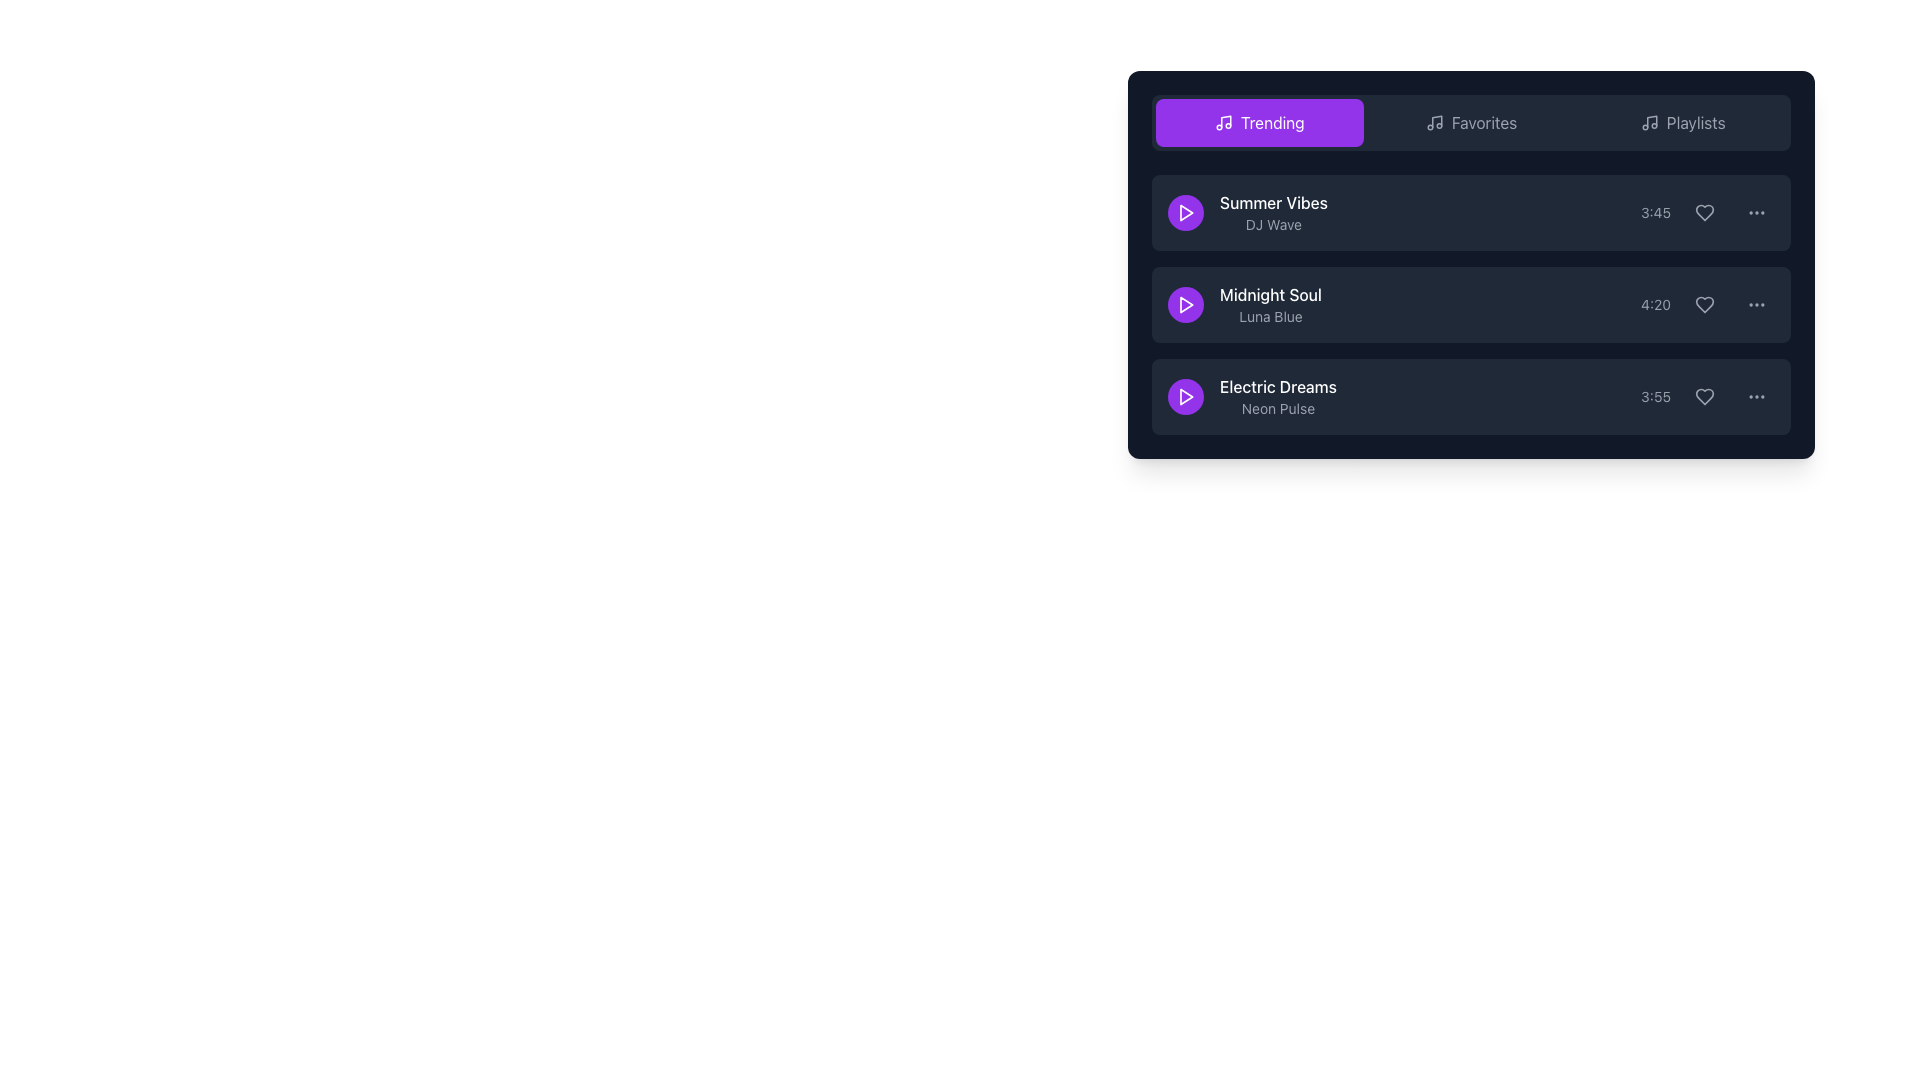 This screenshot has height=1080, width=1920. I want to click on the 'Trending' button with a music note icon and text label, so click(1258, 123).